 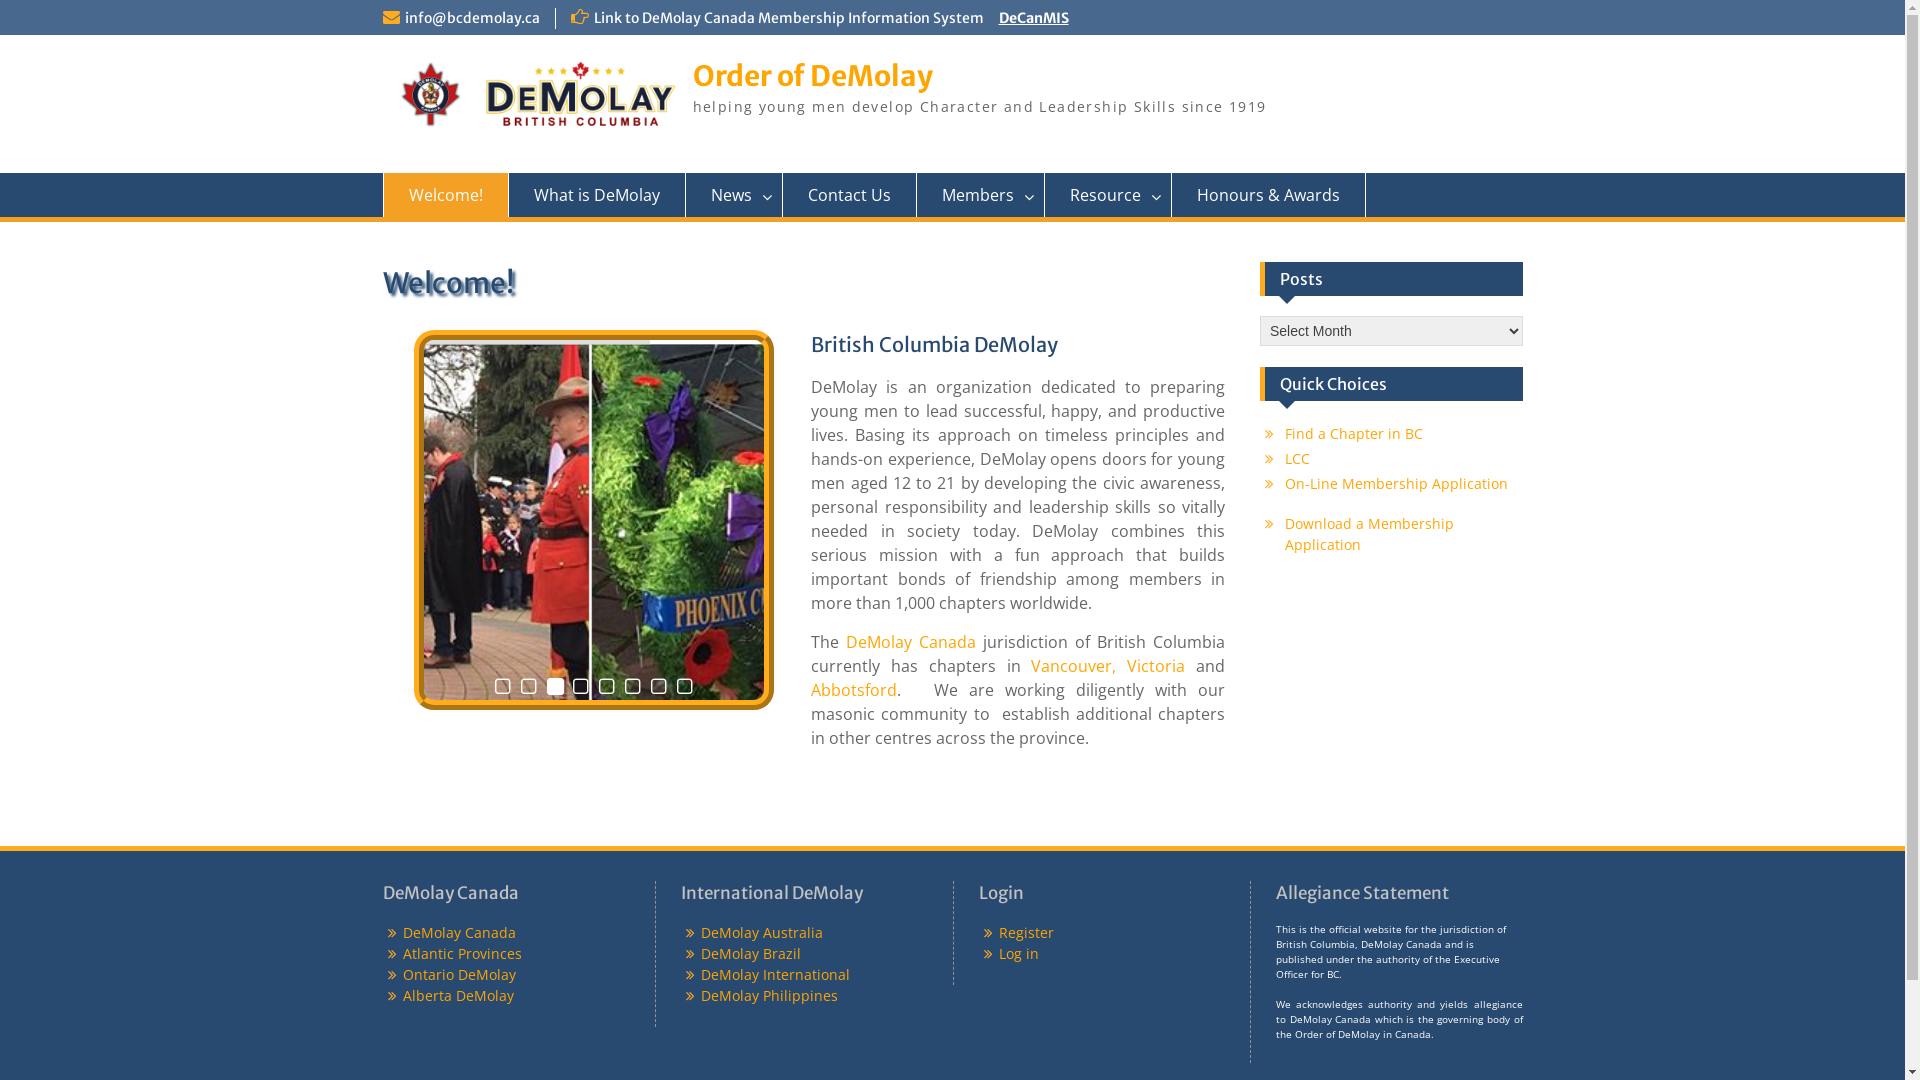 I want to click on 'Welcome!', so click(x=382, y=195).